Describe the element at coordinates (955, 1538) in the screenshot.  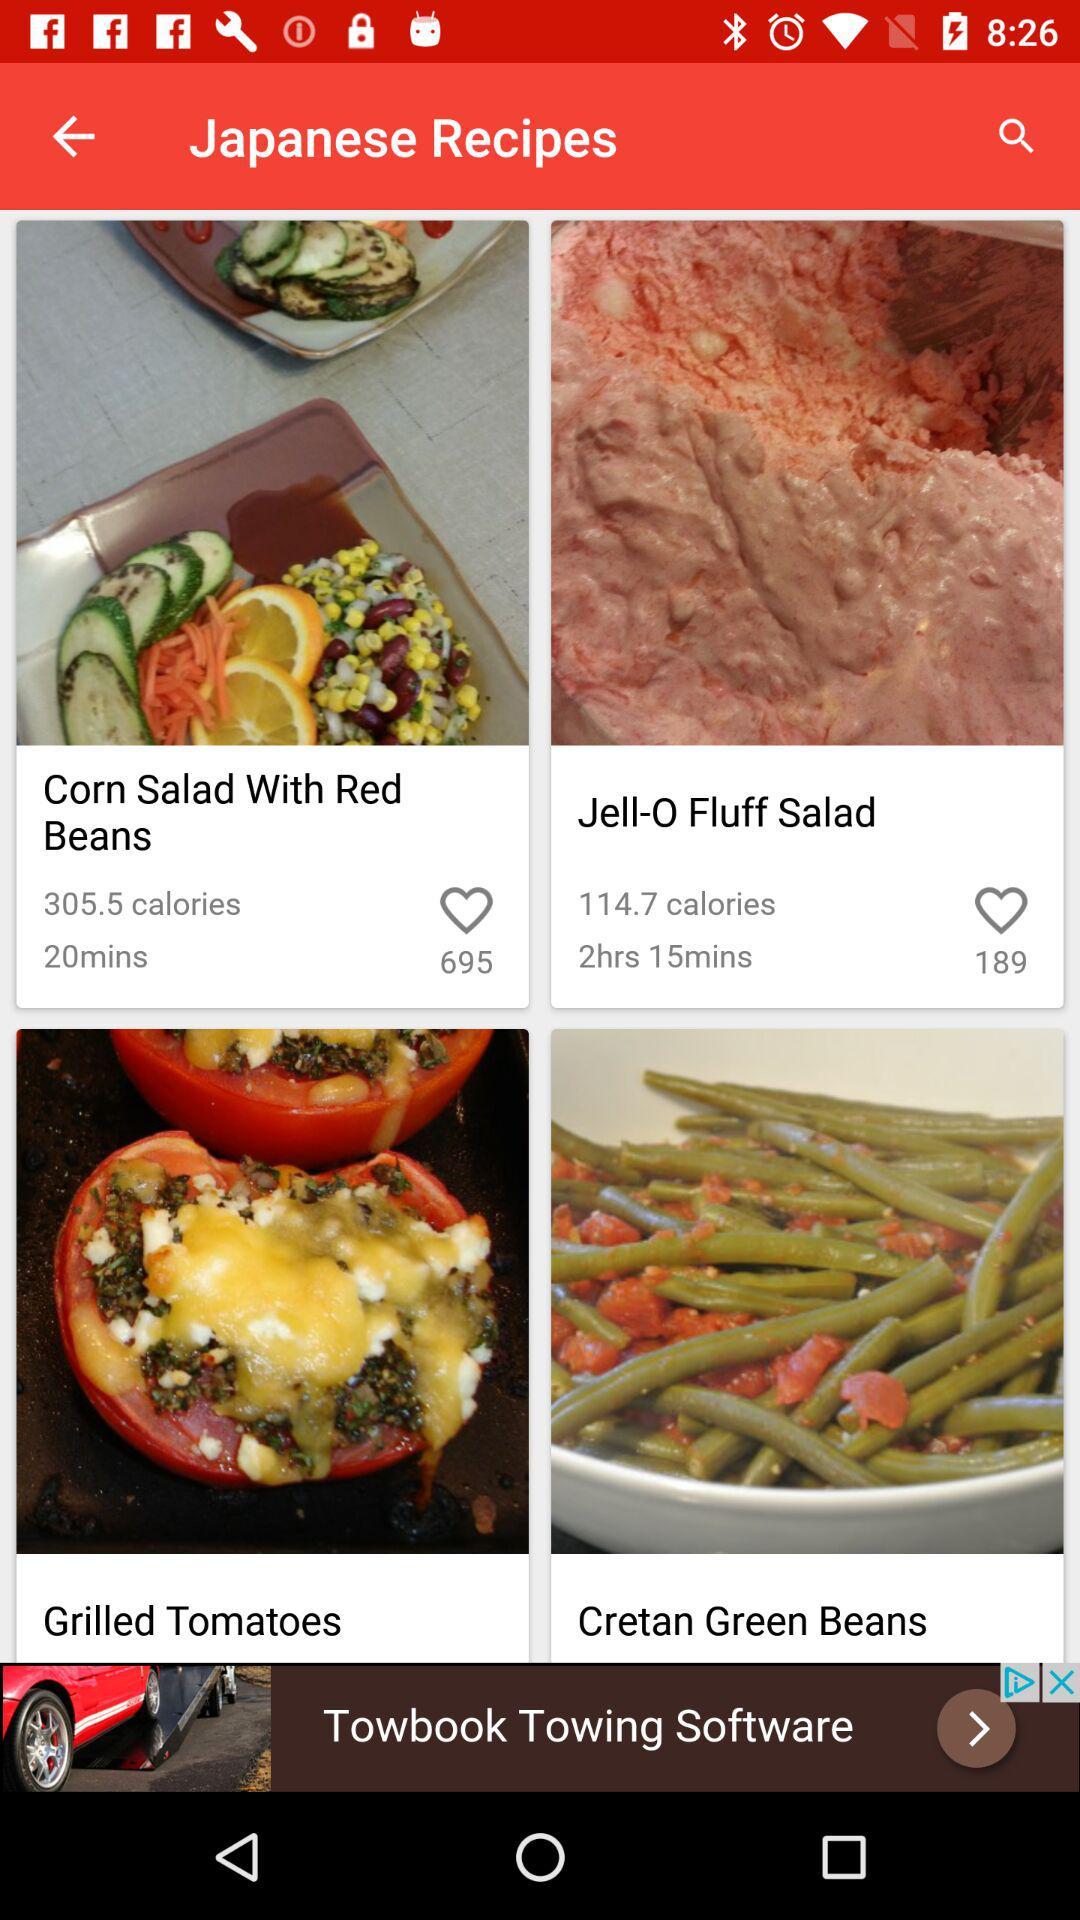
I see `the menu icon` at that location.